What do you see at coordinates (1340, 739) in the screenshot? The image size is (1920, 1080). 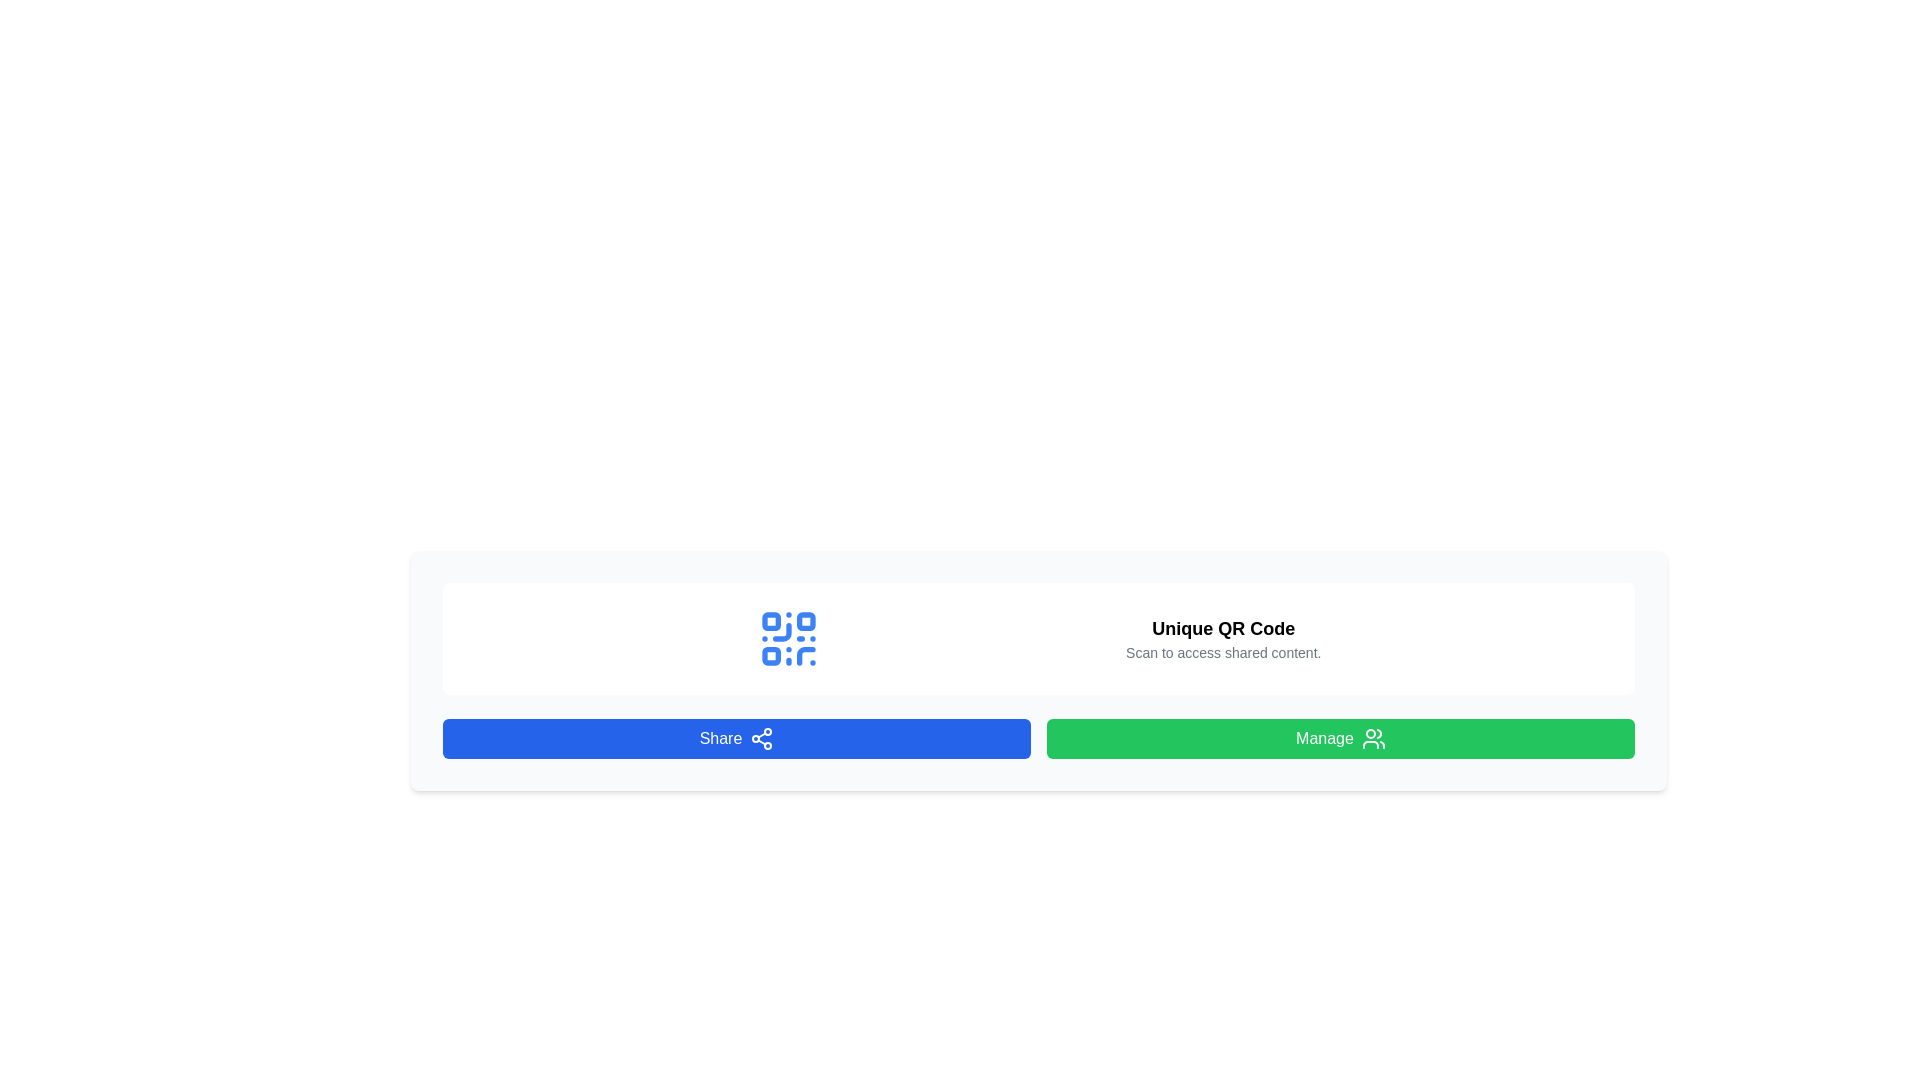 I see `the second button in the bottom-right quadrant of the interface to manage content related to the displayed QR code` at bounding box center [1340, 739].